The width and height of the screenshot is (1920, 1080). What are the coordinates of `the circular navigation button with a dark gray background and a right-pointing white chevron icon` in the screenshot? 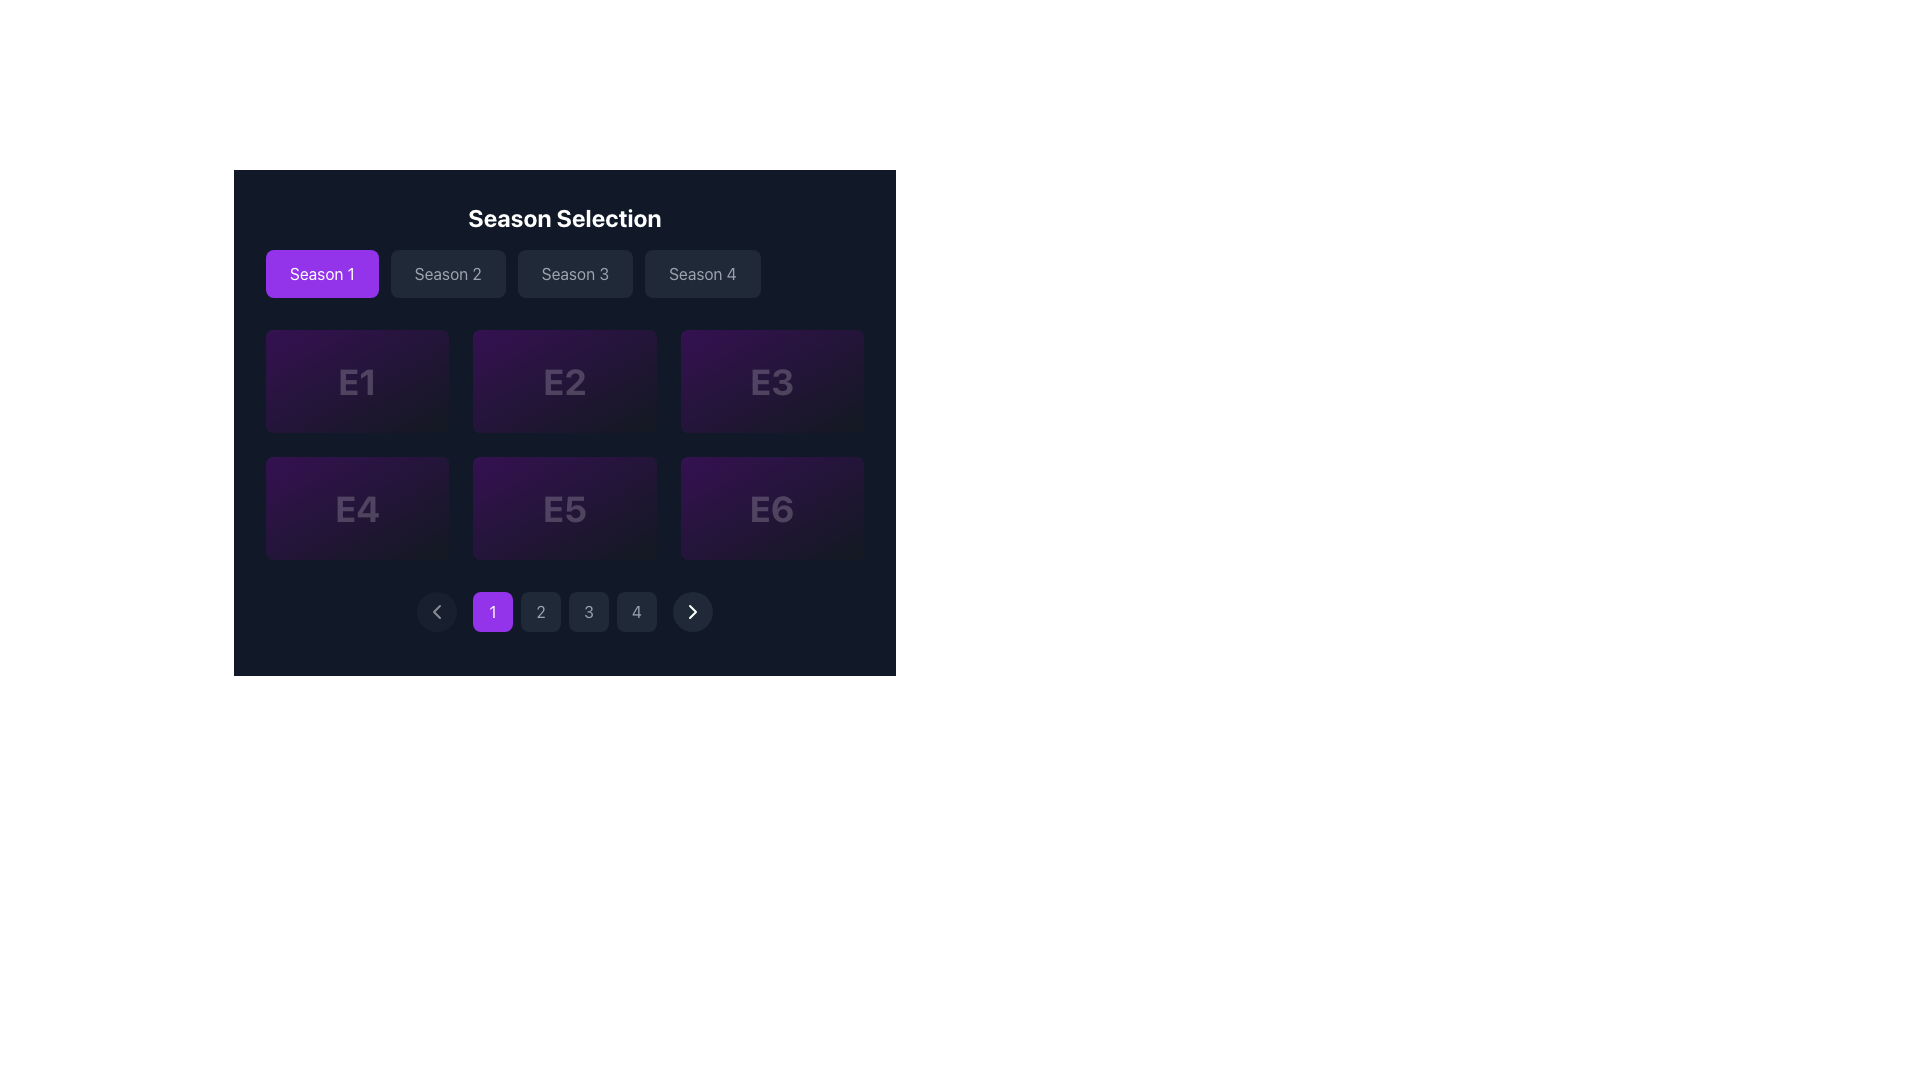 It's located at (692, 611).